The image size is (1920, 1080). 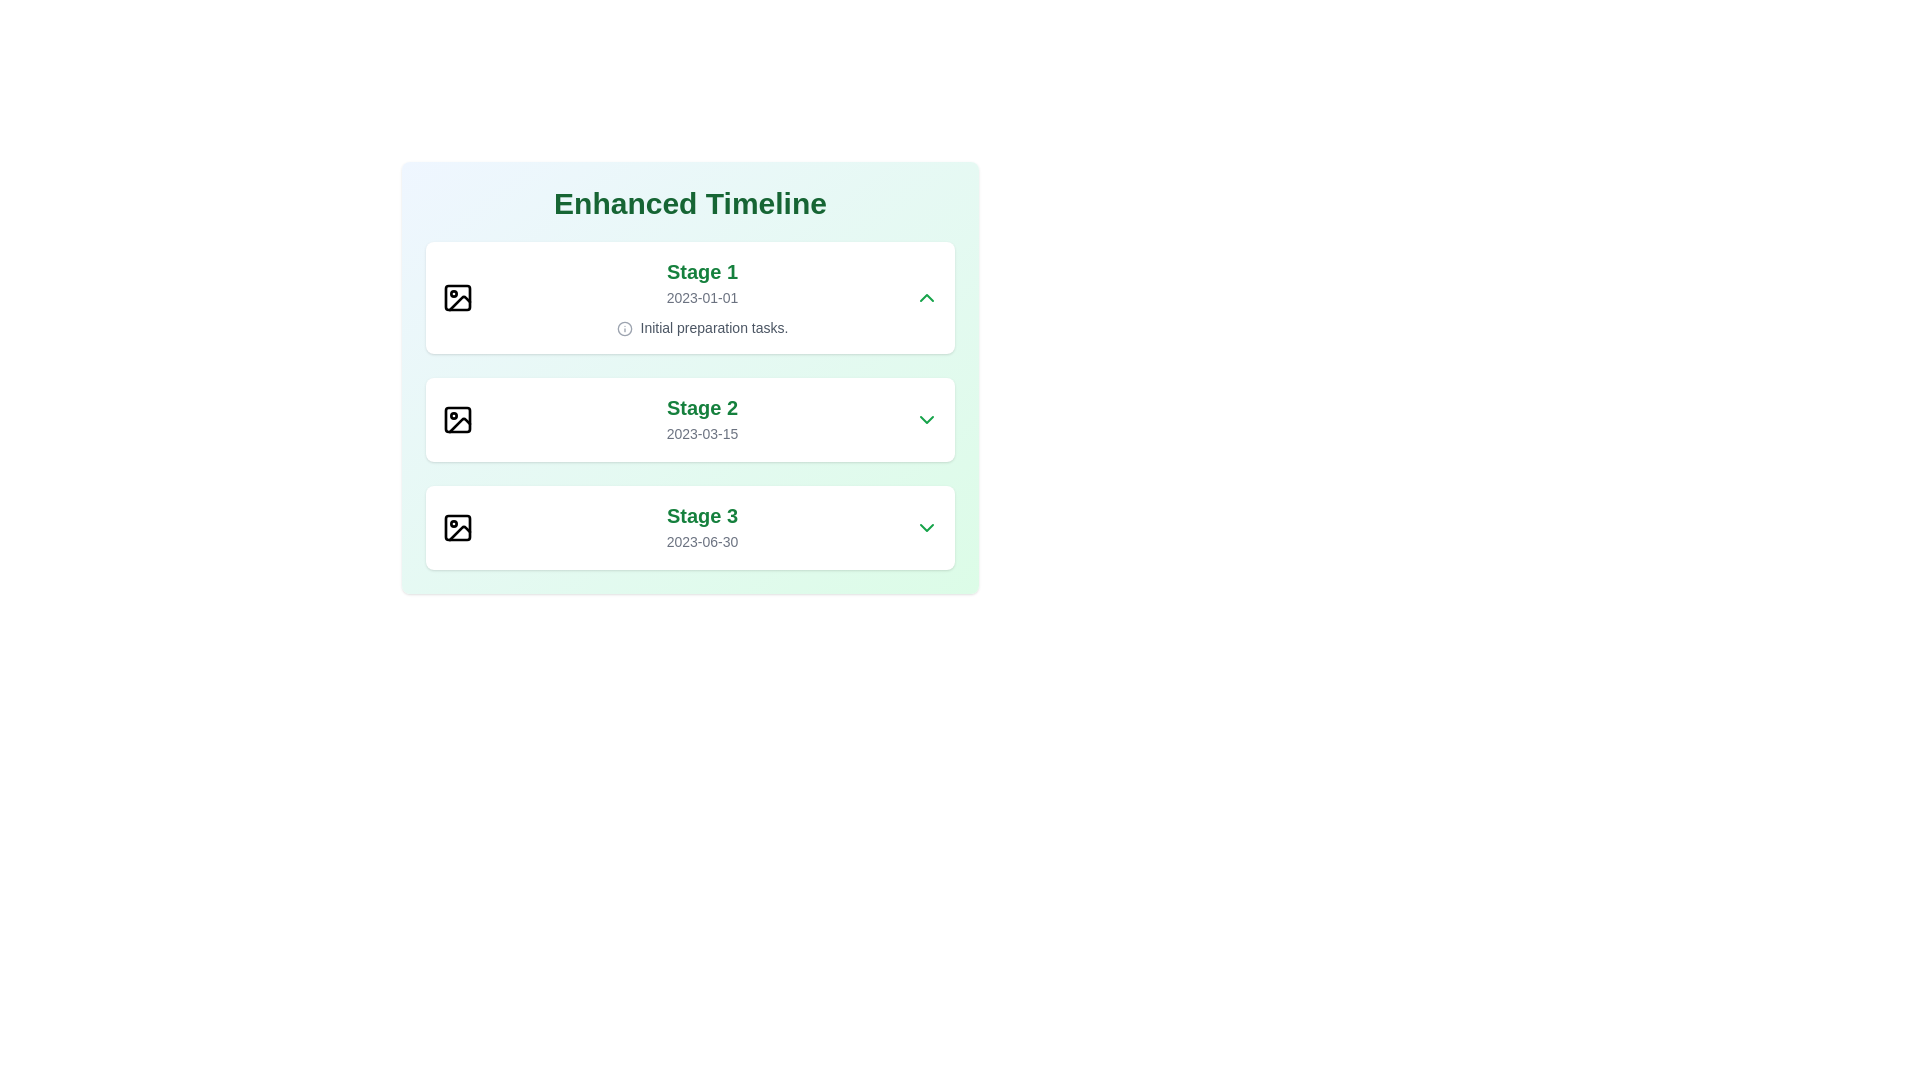 What do you see at coordinates (456, 297) in the screenshot?
I see `the icon representing a placeholder for an image, located to the left of the text 'Stage 1' and '2023-01-01' in the top-left corner of the first entry box in the timeline stages` at bounding box center [456, 297].